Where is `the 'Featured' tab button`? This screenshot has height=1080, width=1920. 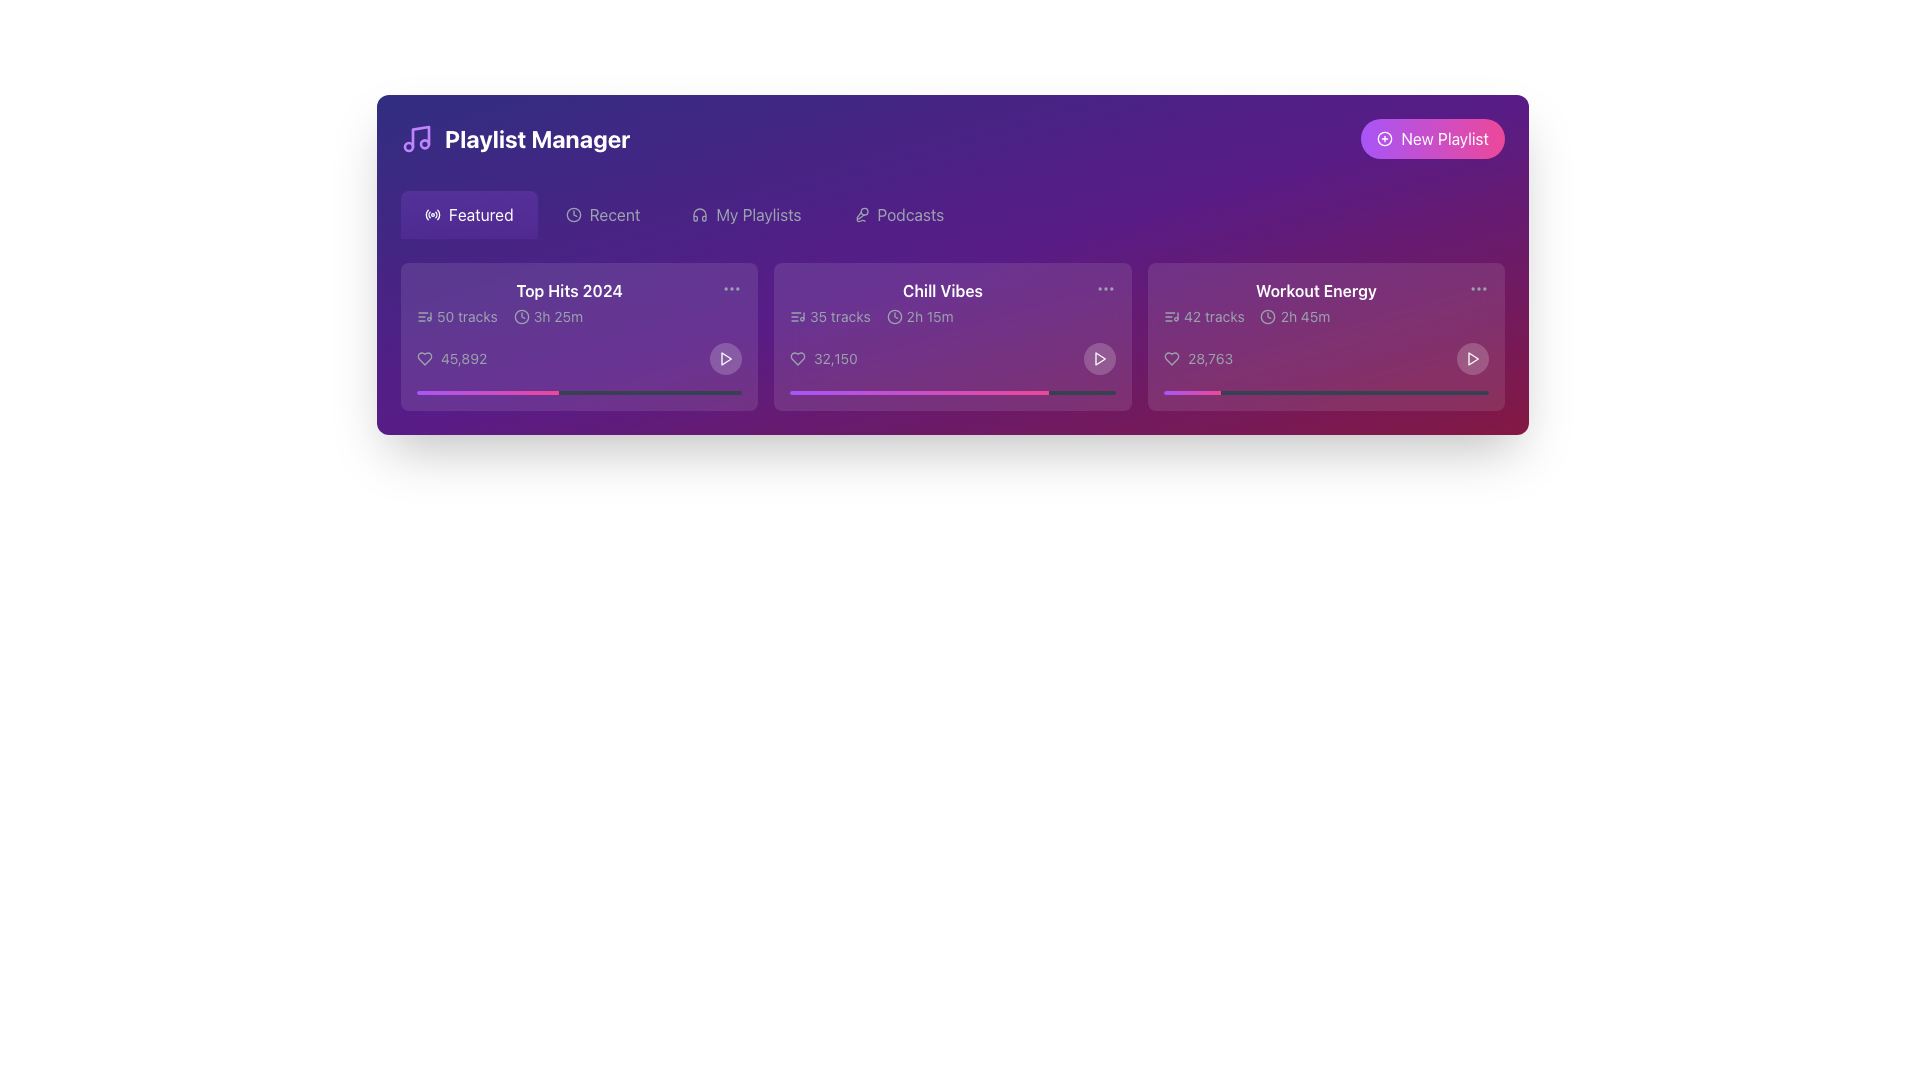 the 'Featured' tab button is located at coordinates (468, 215).